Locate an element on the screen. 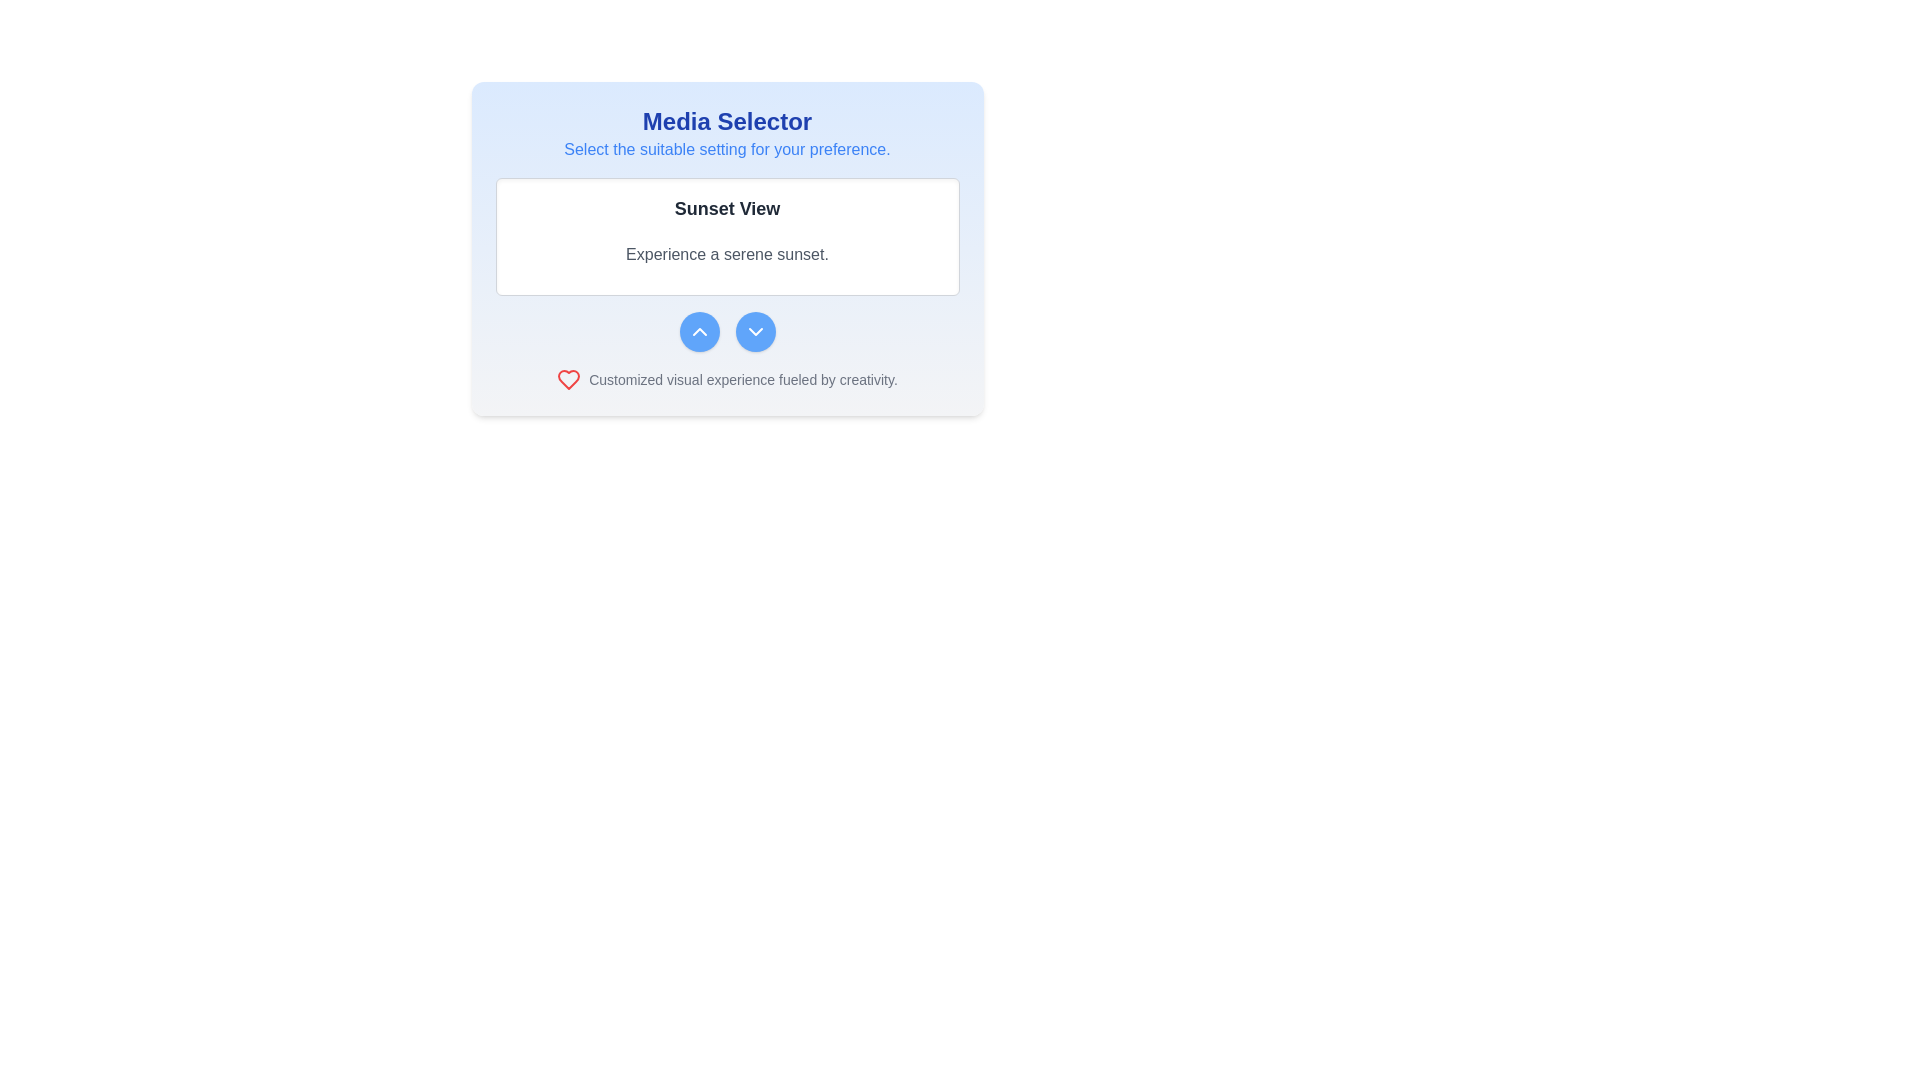  the upward navigation button located under the text 'Experience a serene sunset.' to increment or navigate upwards is located at coordinates (699, 330).